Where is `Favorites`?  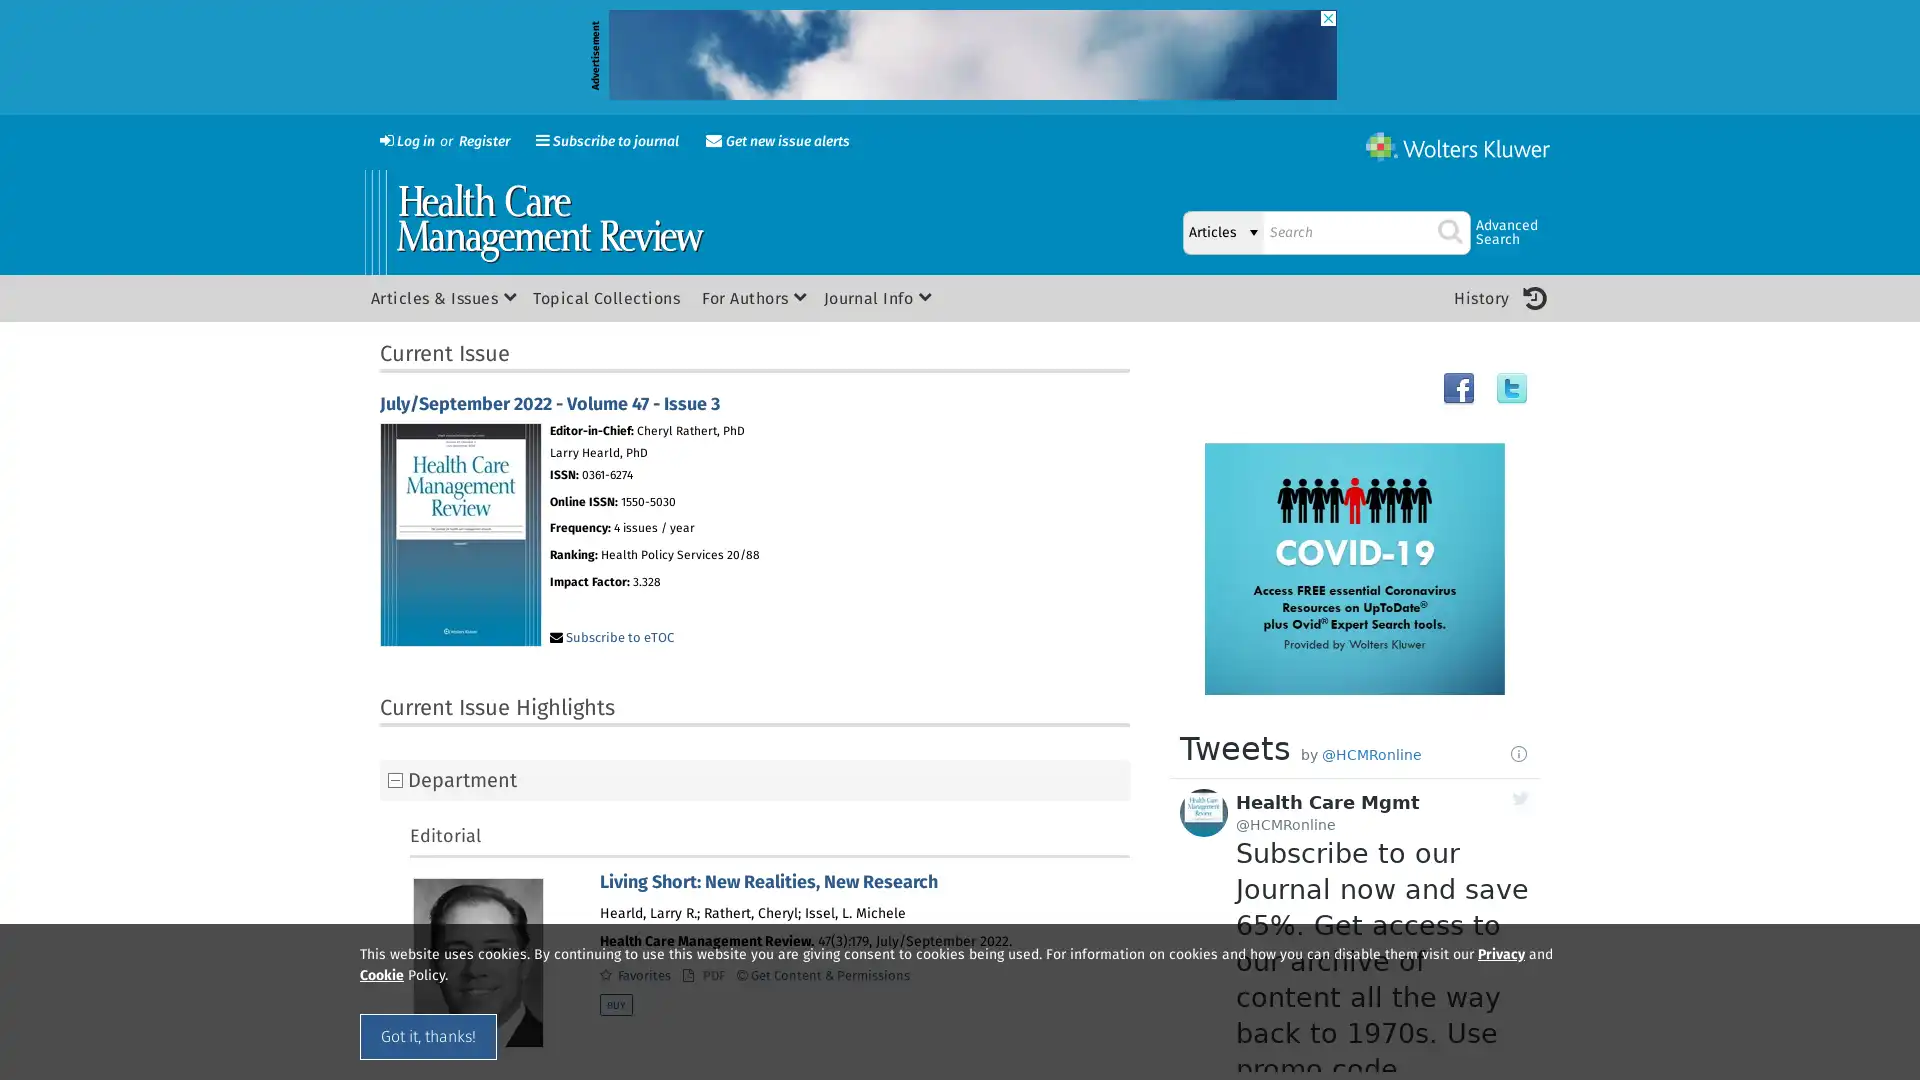
Favorites is located at coordinates (634, 975).